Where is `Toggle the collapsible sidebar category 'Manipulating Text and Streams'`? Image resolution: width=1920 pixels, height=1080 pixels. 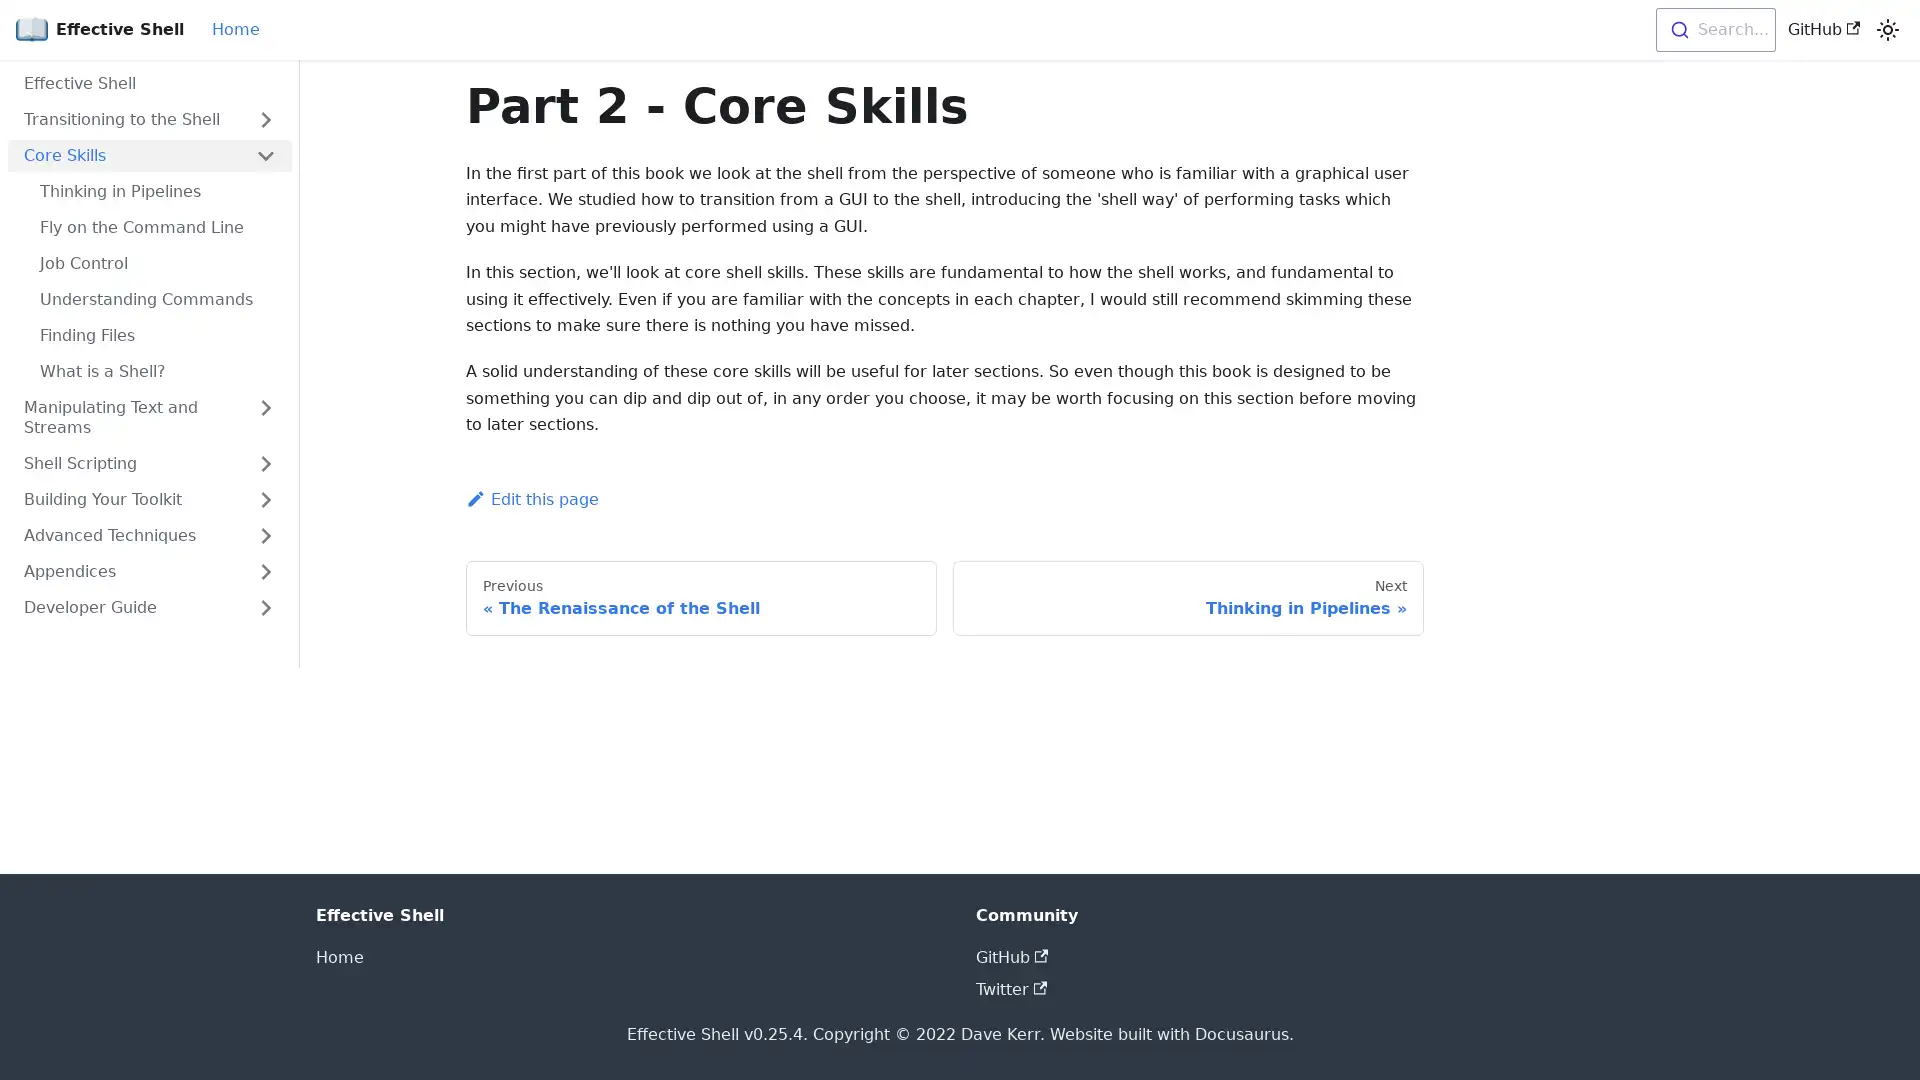 Toggle the collapsible sidebar category 'Manipulating Text and Streams' is located at coordinates (264, 416).